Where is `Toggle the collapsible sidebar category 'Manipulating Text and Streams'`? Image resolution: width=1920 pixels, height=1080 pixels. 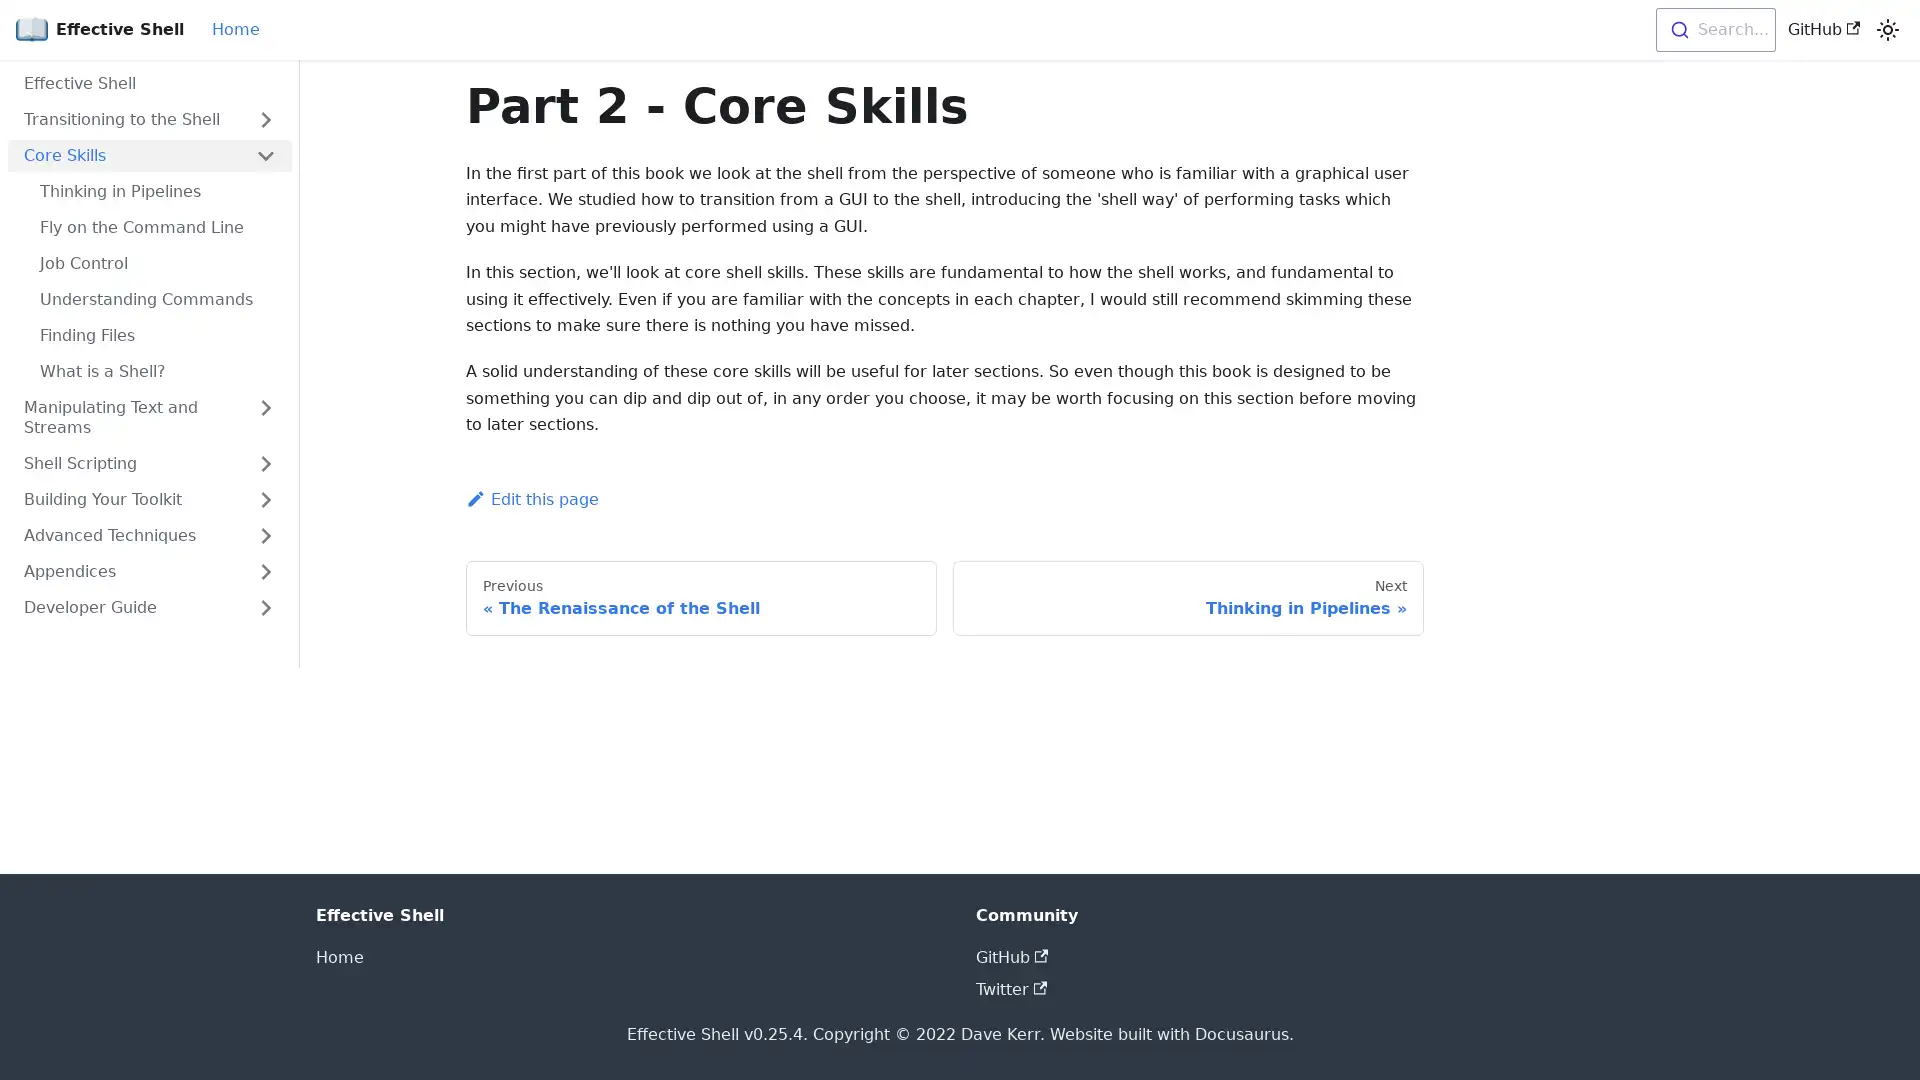 Toggle the collapsible sidebar category 'Manipulating Text and Streams' is located at coordinates (264, 416).